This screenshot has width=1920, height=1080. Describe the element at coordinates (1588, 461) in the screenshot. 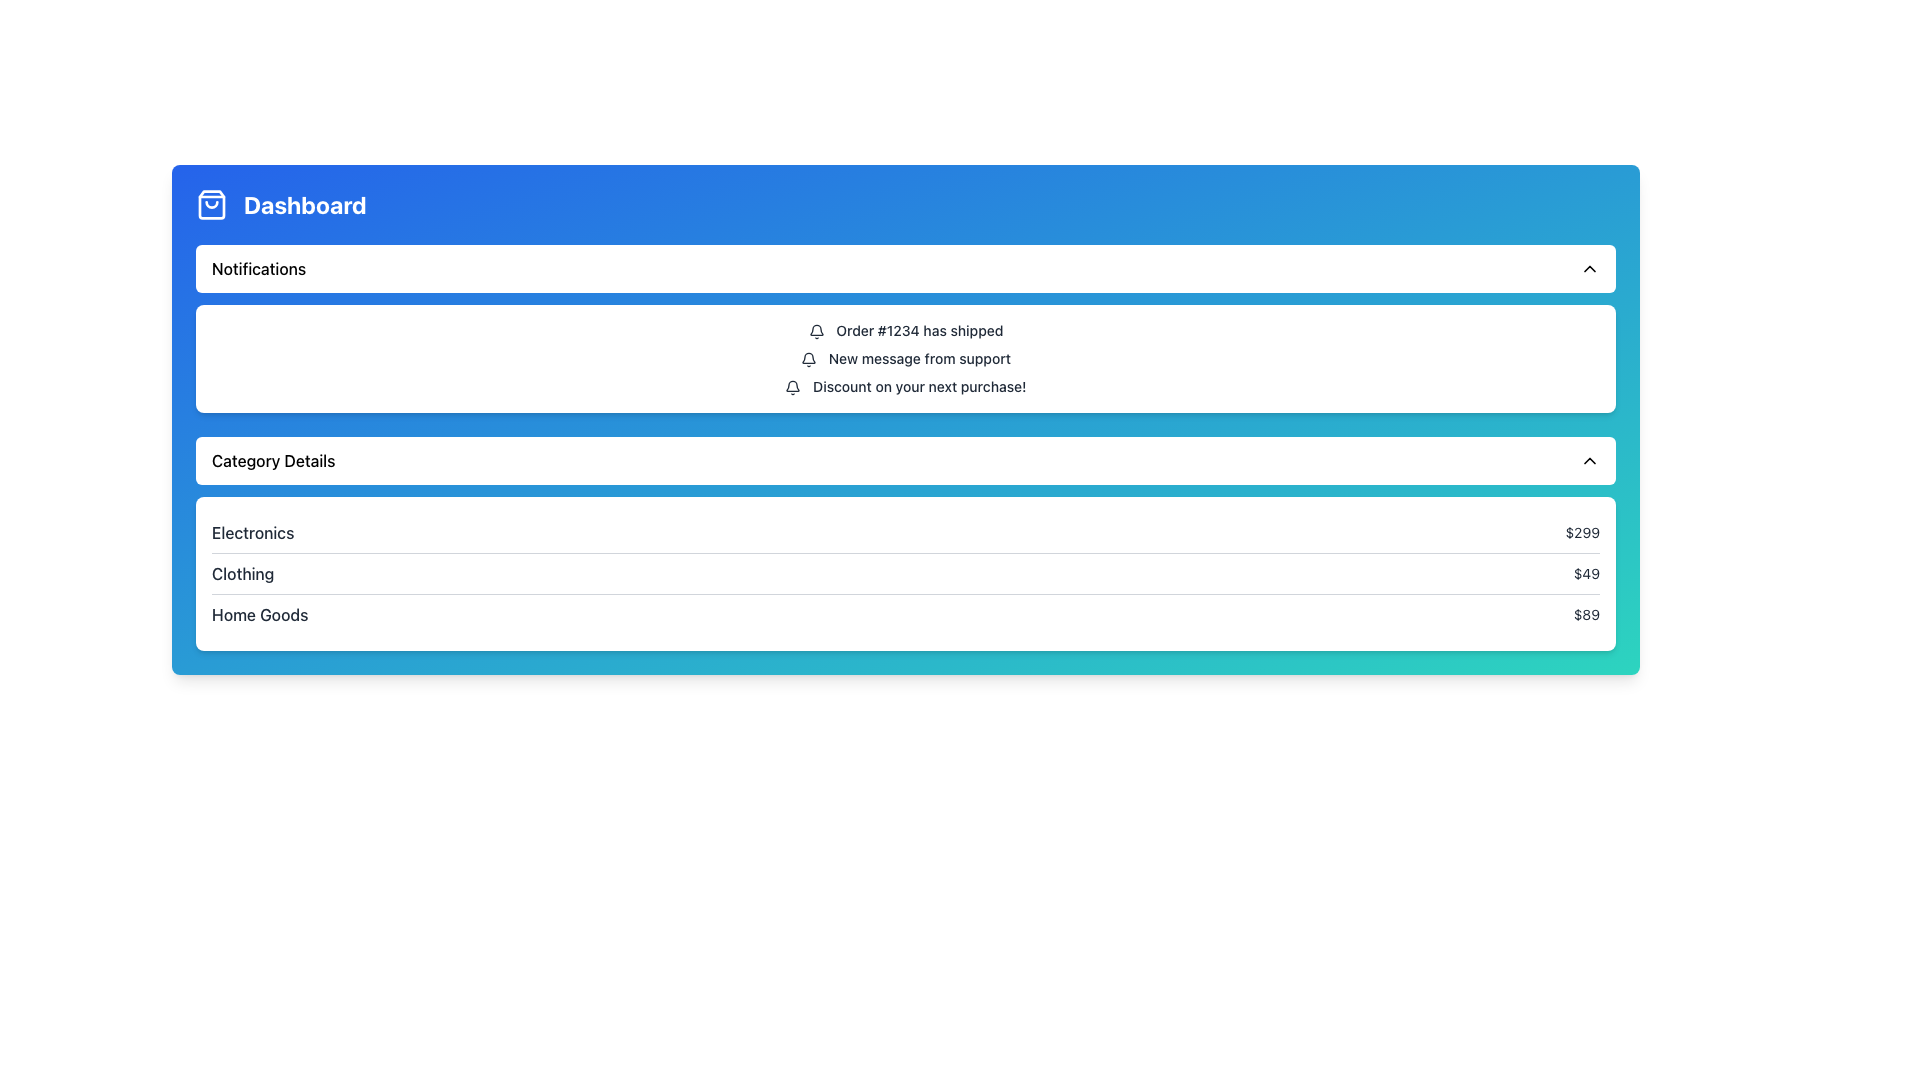

I see `the chevron icon located on the right-side edge of the 'Category Details' section` at that location.